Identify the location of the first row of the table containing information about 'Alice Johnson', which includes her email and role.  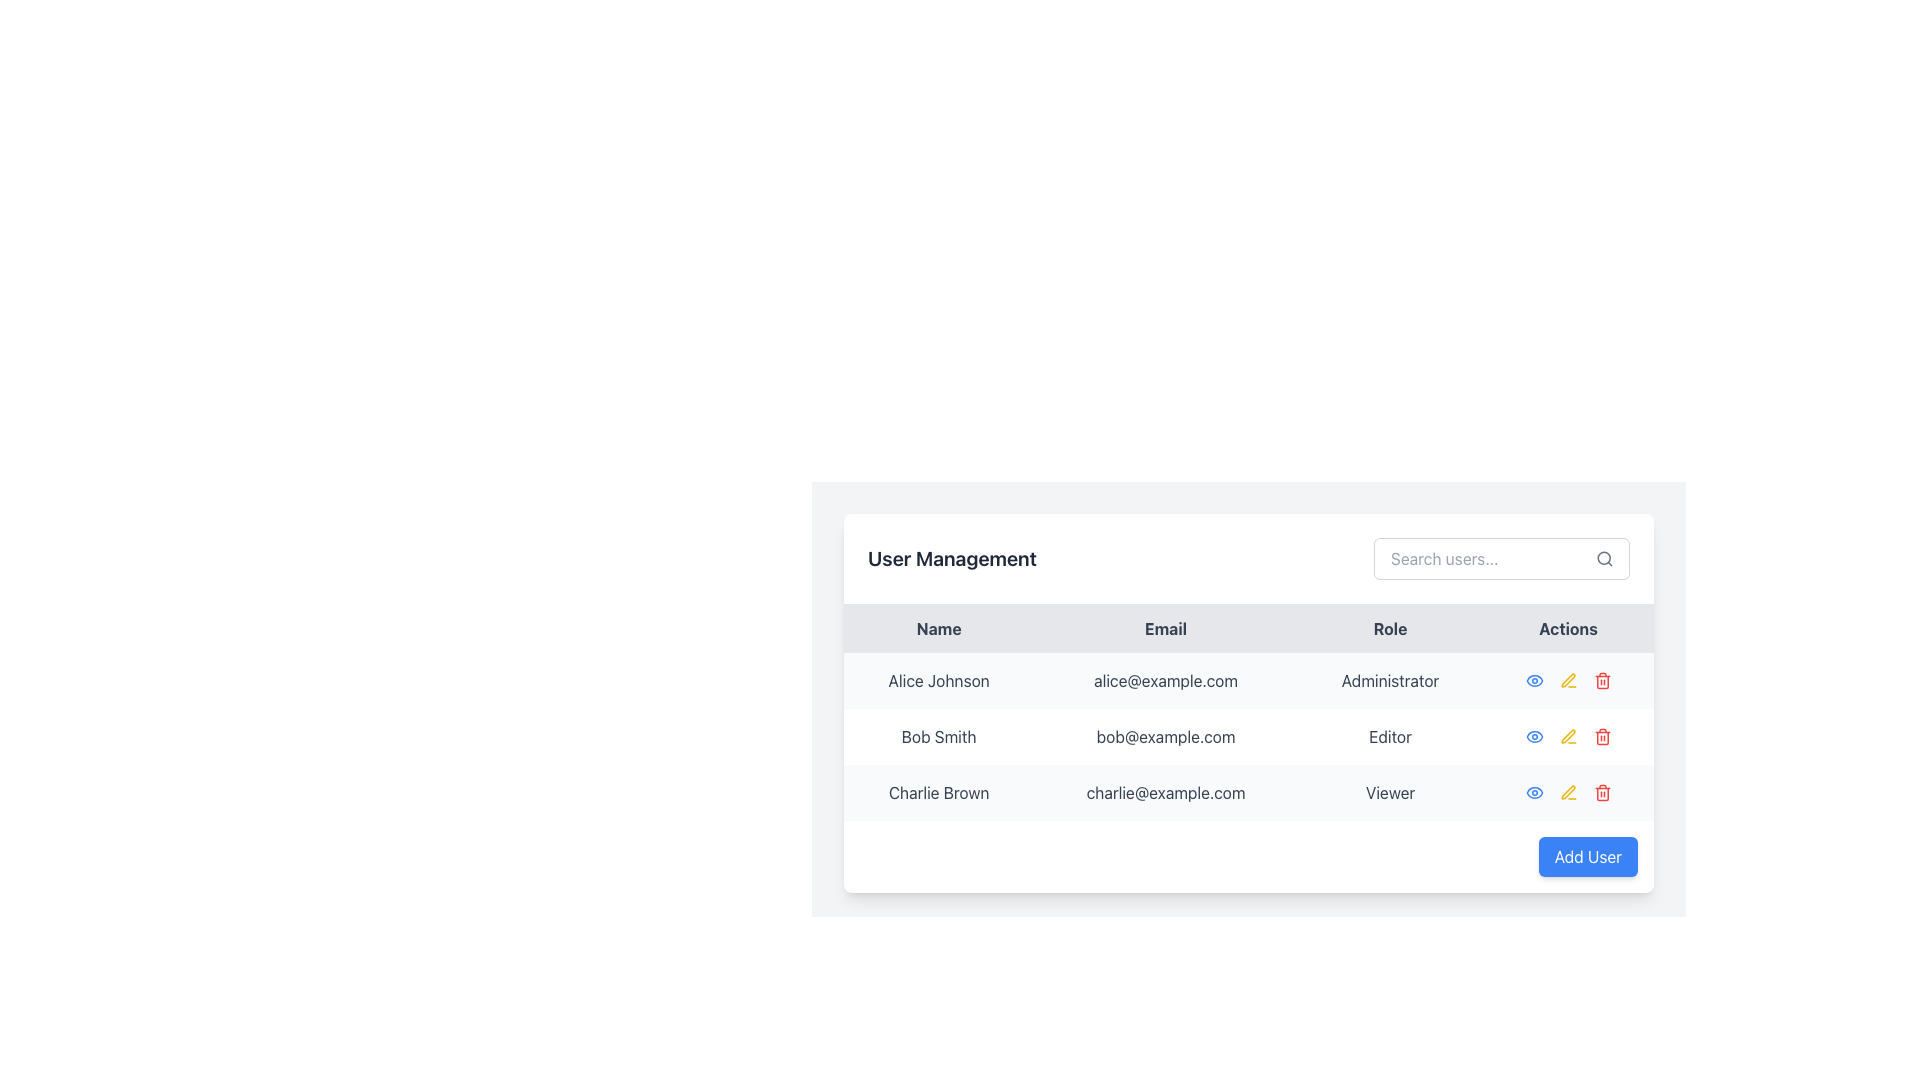
(1247, 680).